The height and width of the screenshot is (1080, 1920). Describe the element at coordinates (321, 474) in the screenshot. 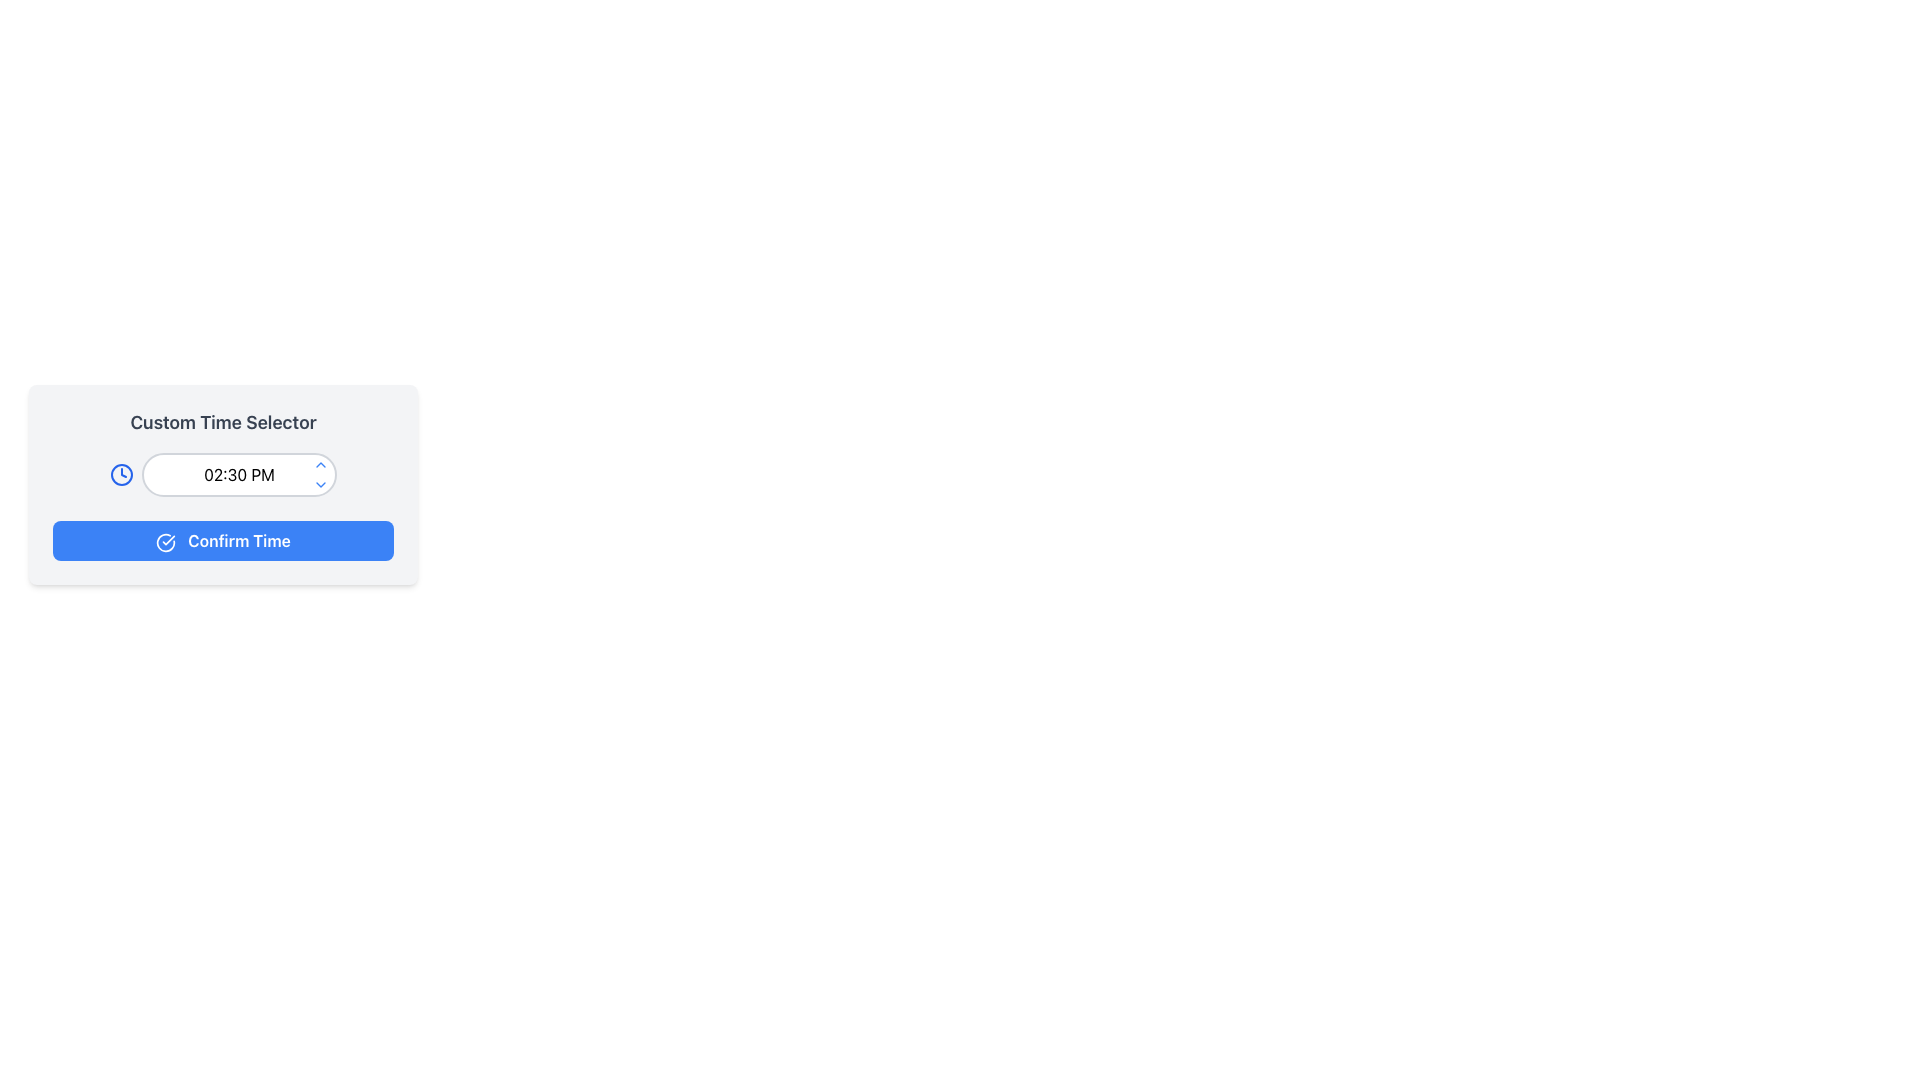

I see `the downward arrow of the Time adjustment control to decrement the time value displayed in the time input field` at that location.